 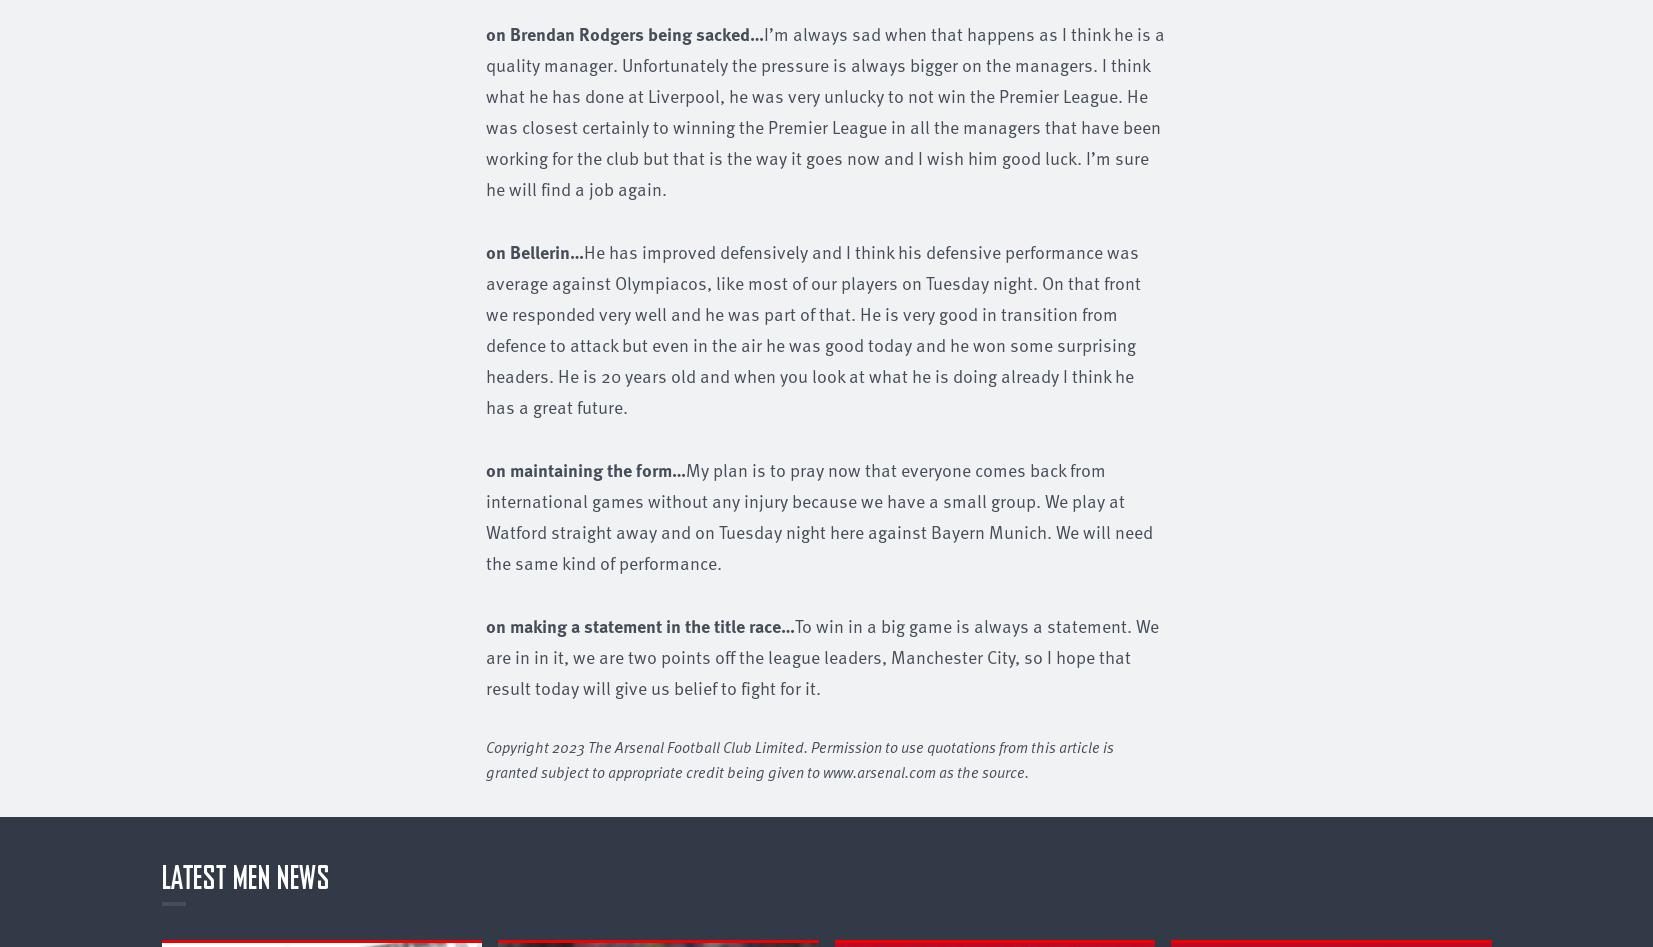 What do you see at coordinates (584, 468) in the screenshot?
I see `'on maintaining the form…'` at bounding box center [584, 468].